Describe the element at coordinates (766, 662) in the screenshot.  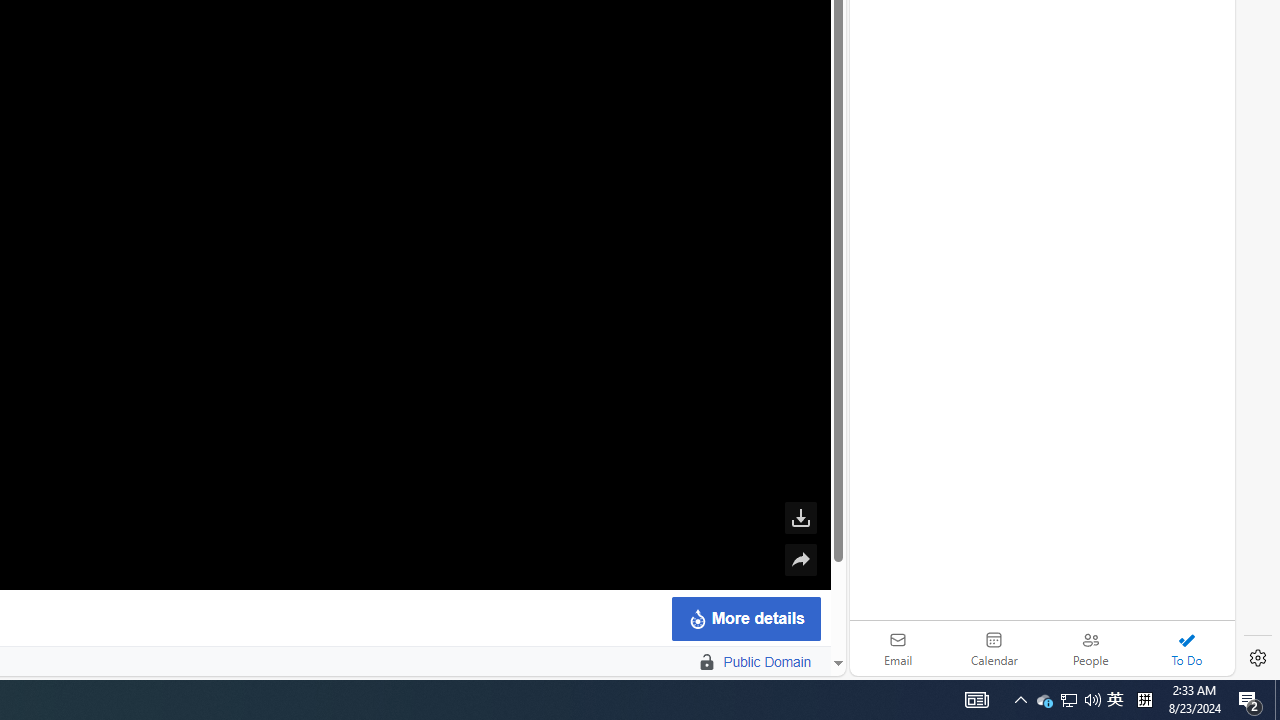
I see `'Public Domain'` at that location.